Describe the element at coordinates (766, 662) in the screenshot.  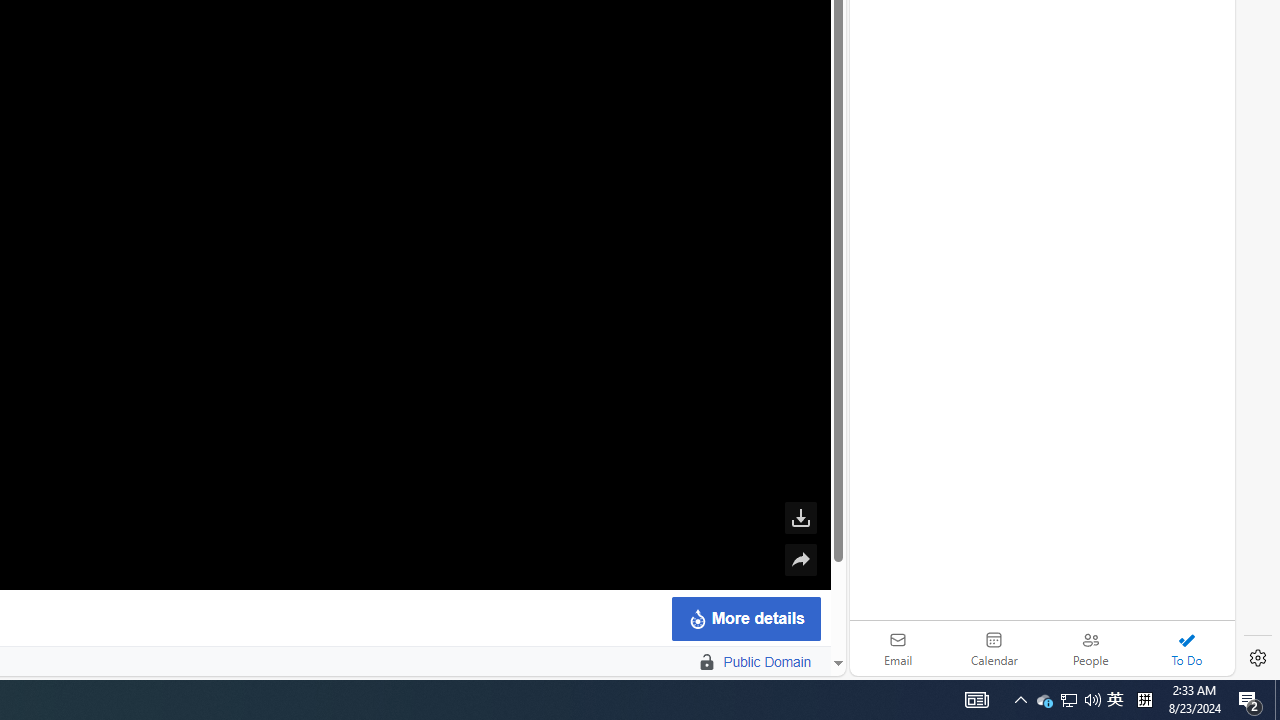
I see `'Public Domain'` at that location.